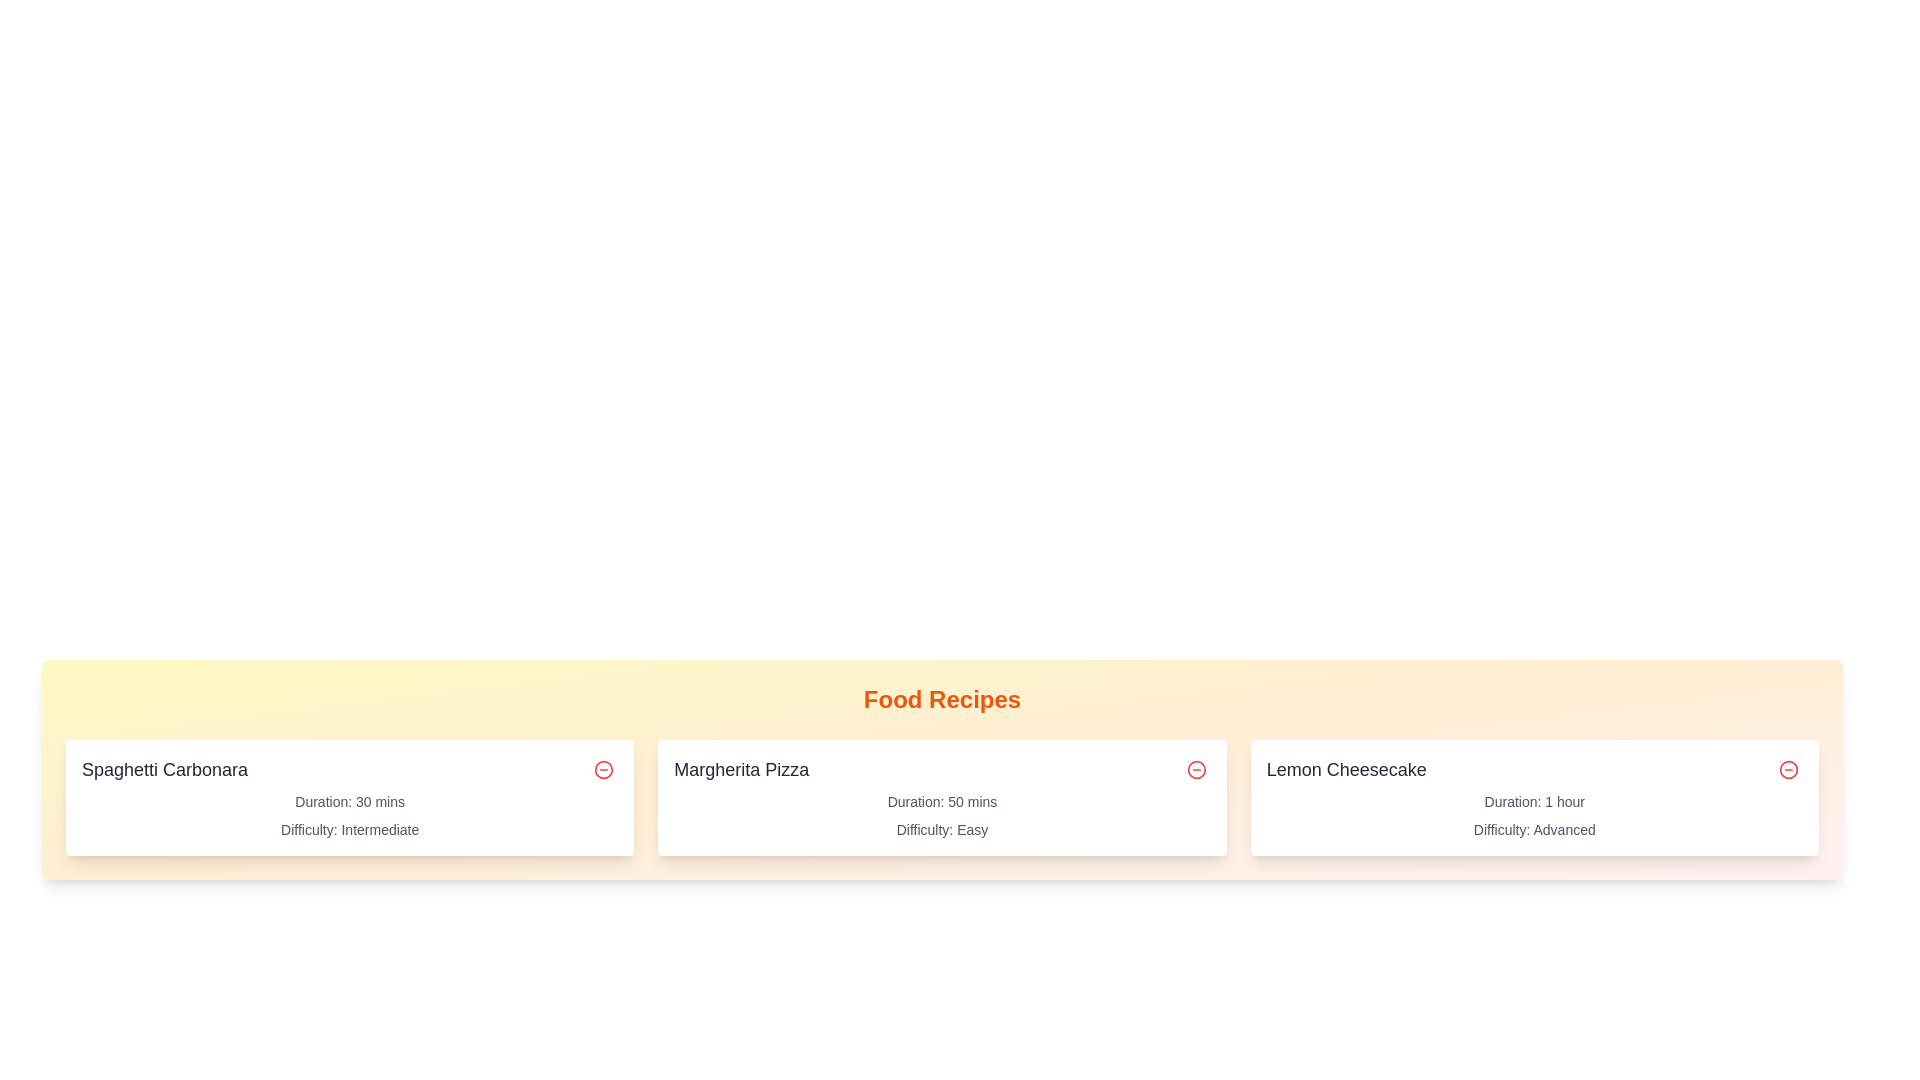 The image size is (1920, 1080). What do you see at coordinates (1196, 769) in the screenshot?
I see `the circular remove button icon with a red border and minus symbol located in the top-right corner of the second card in the 'Food Recipes' section` at bounding box center [1196, 769].